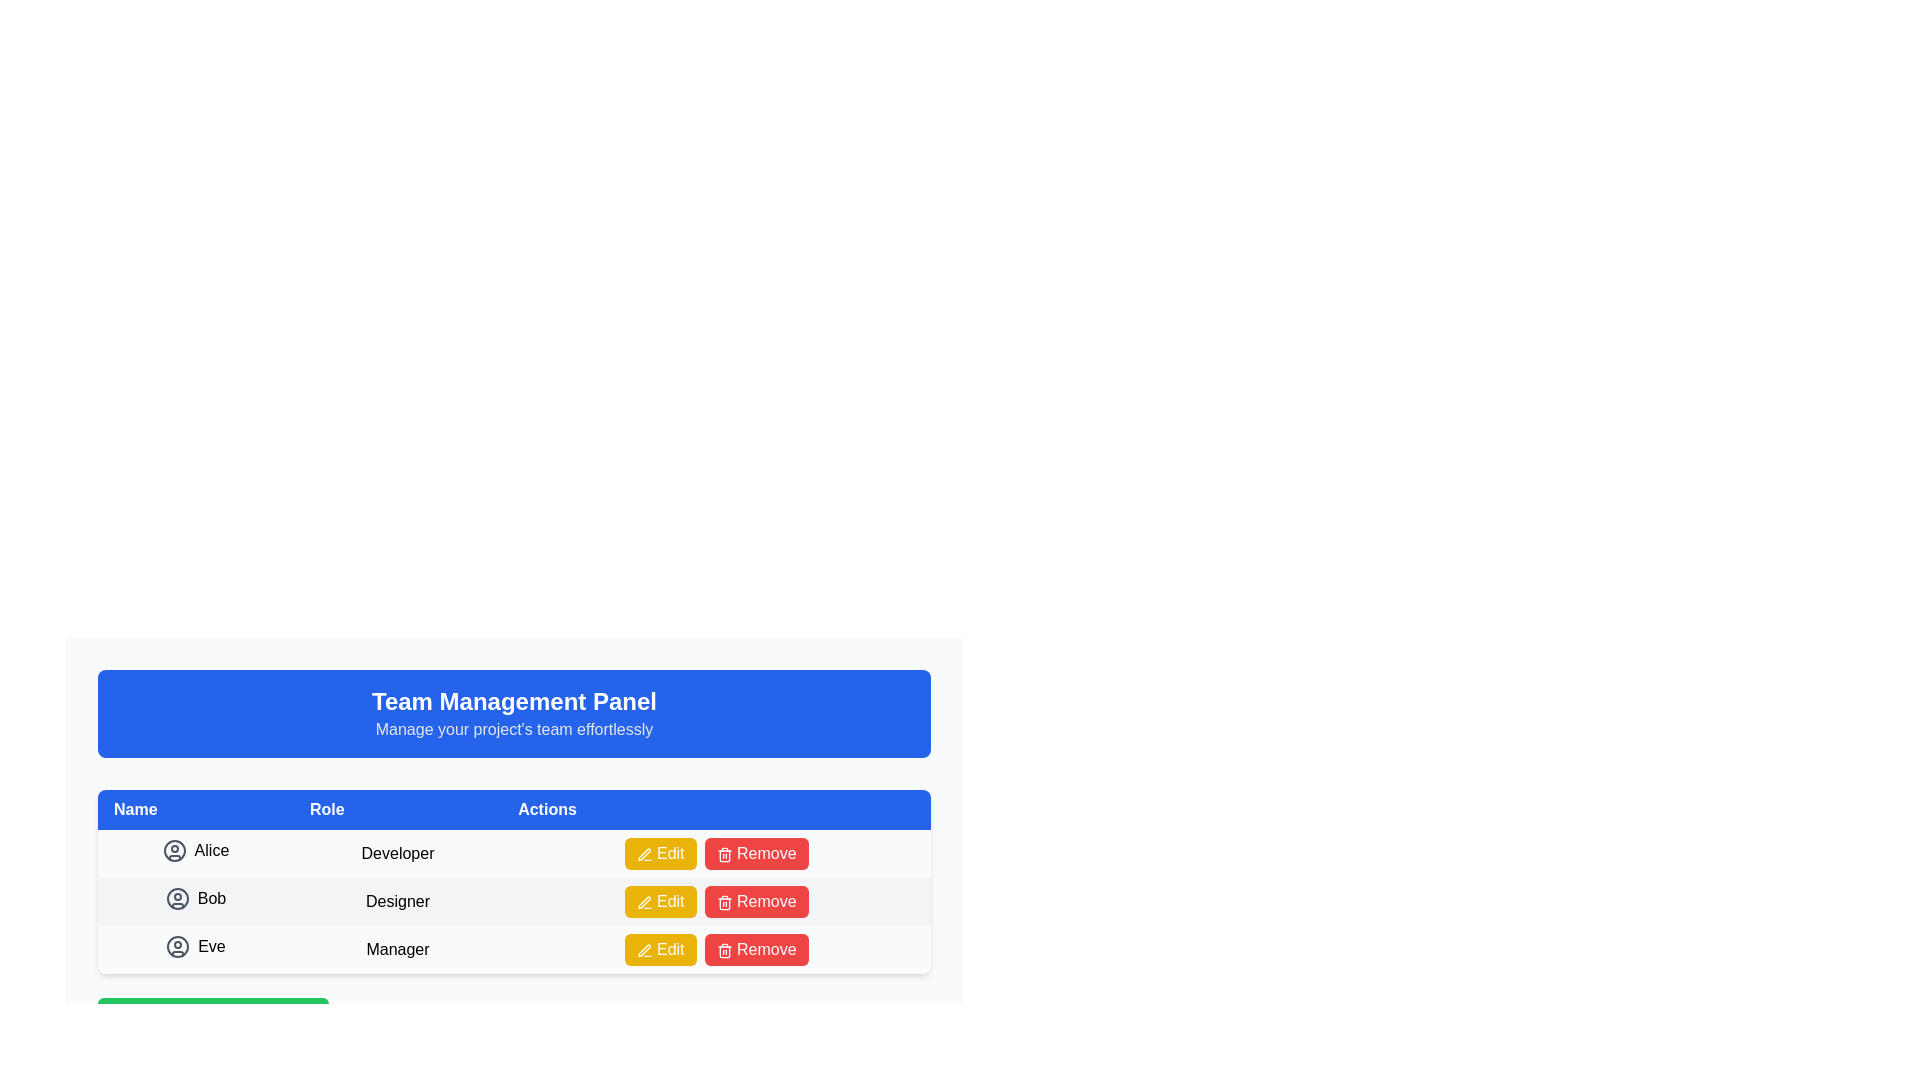  I want to click on the 'Remove' button, which features a trash bin icon on the left side of its text and is located in the last column of a table row, so click(723, 949).